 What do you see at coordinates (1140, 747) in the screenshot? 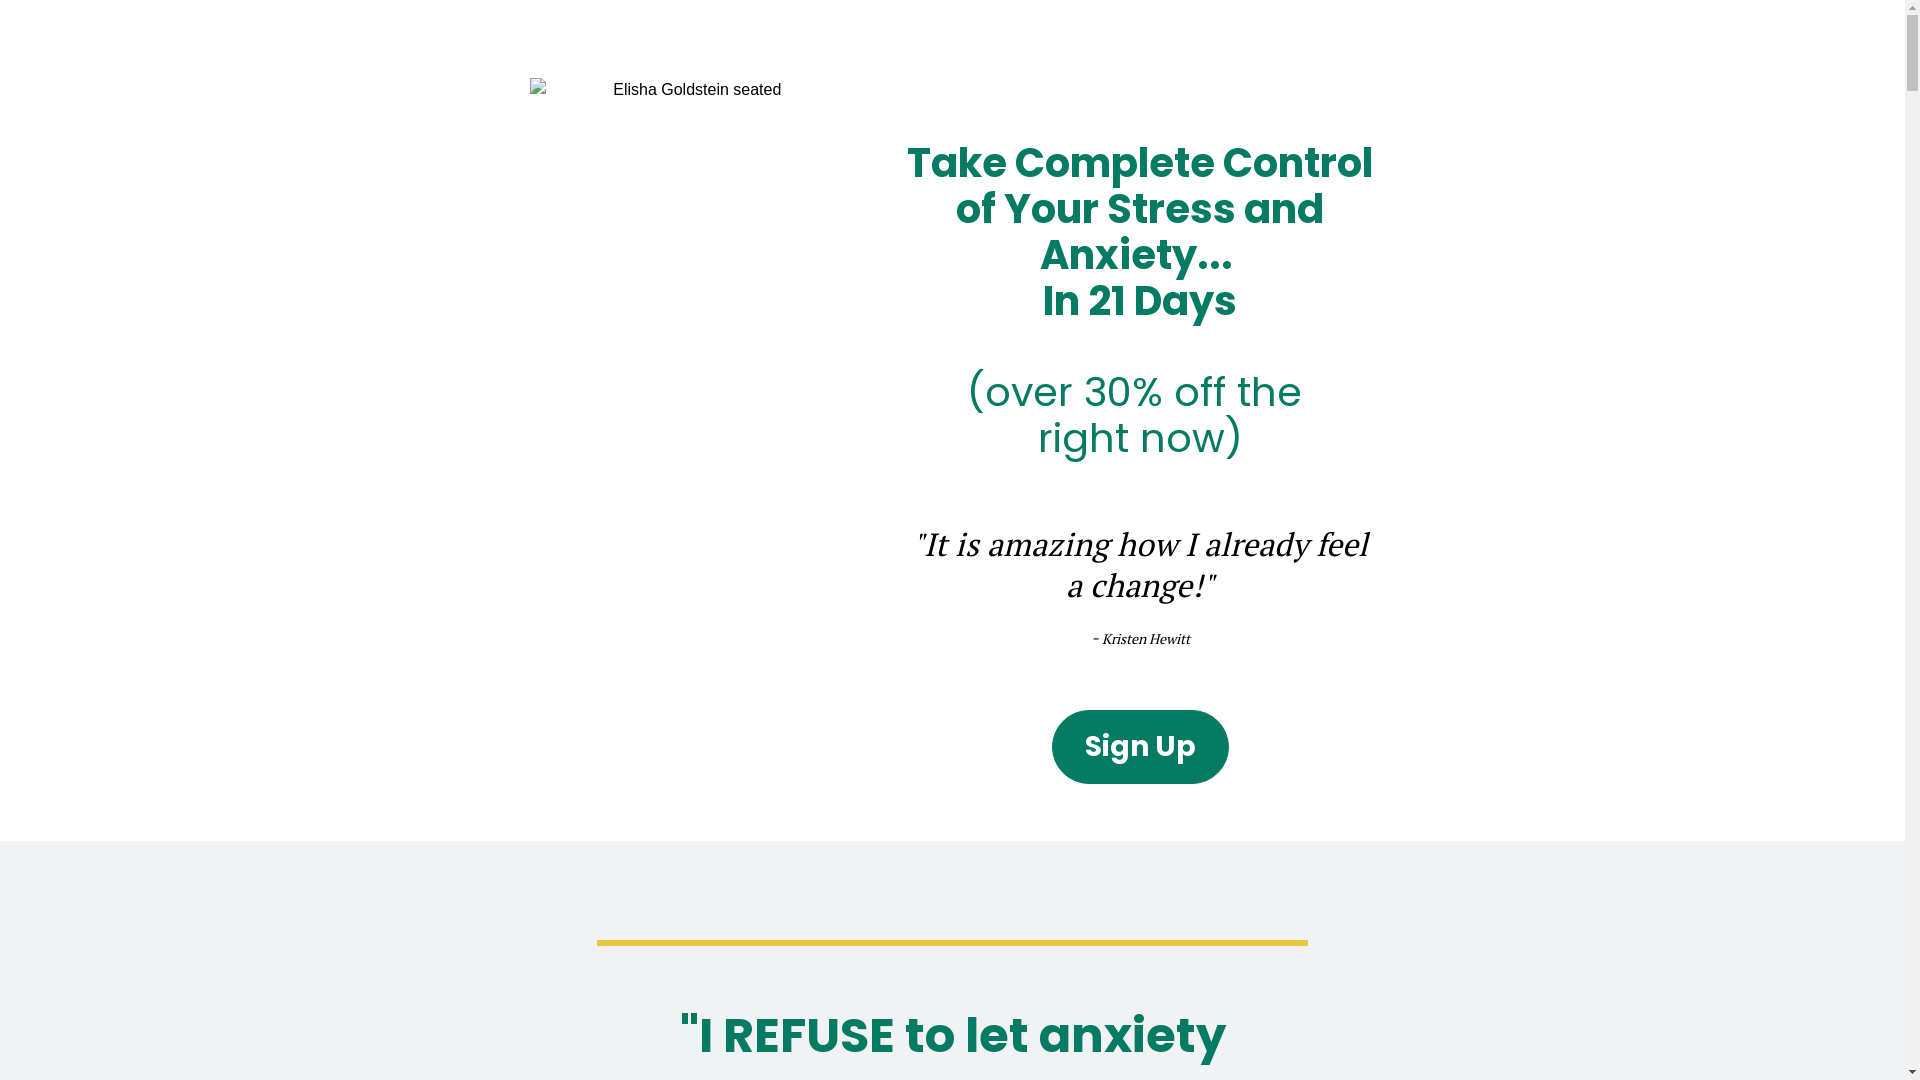
I see `'Sign Up'` at bounding box center [1140, 747].